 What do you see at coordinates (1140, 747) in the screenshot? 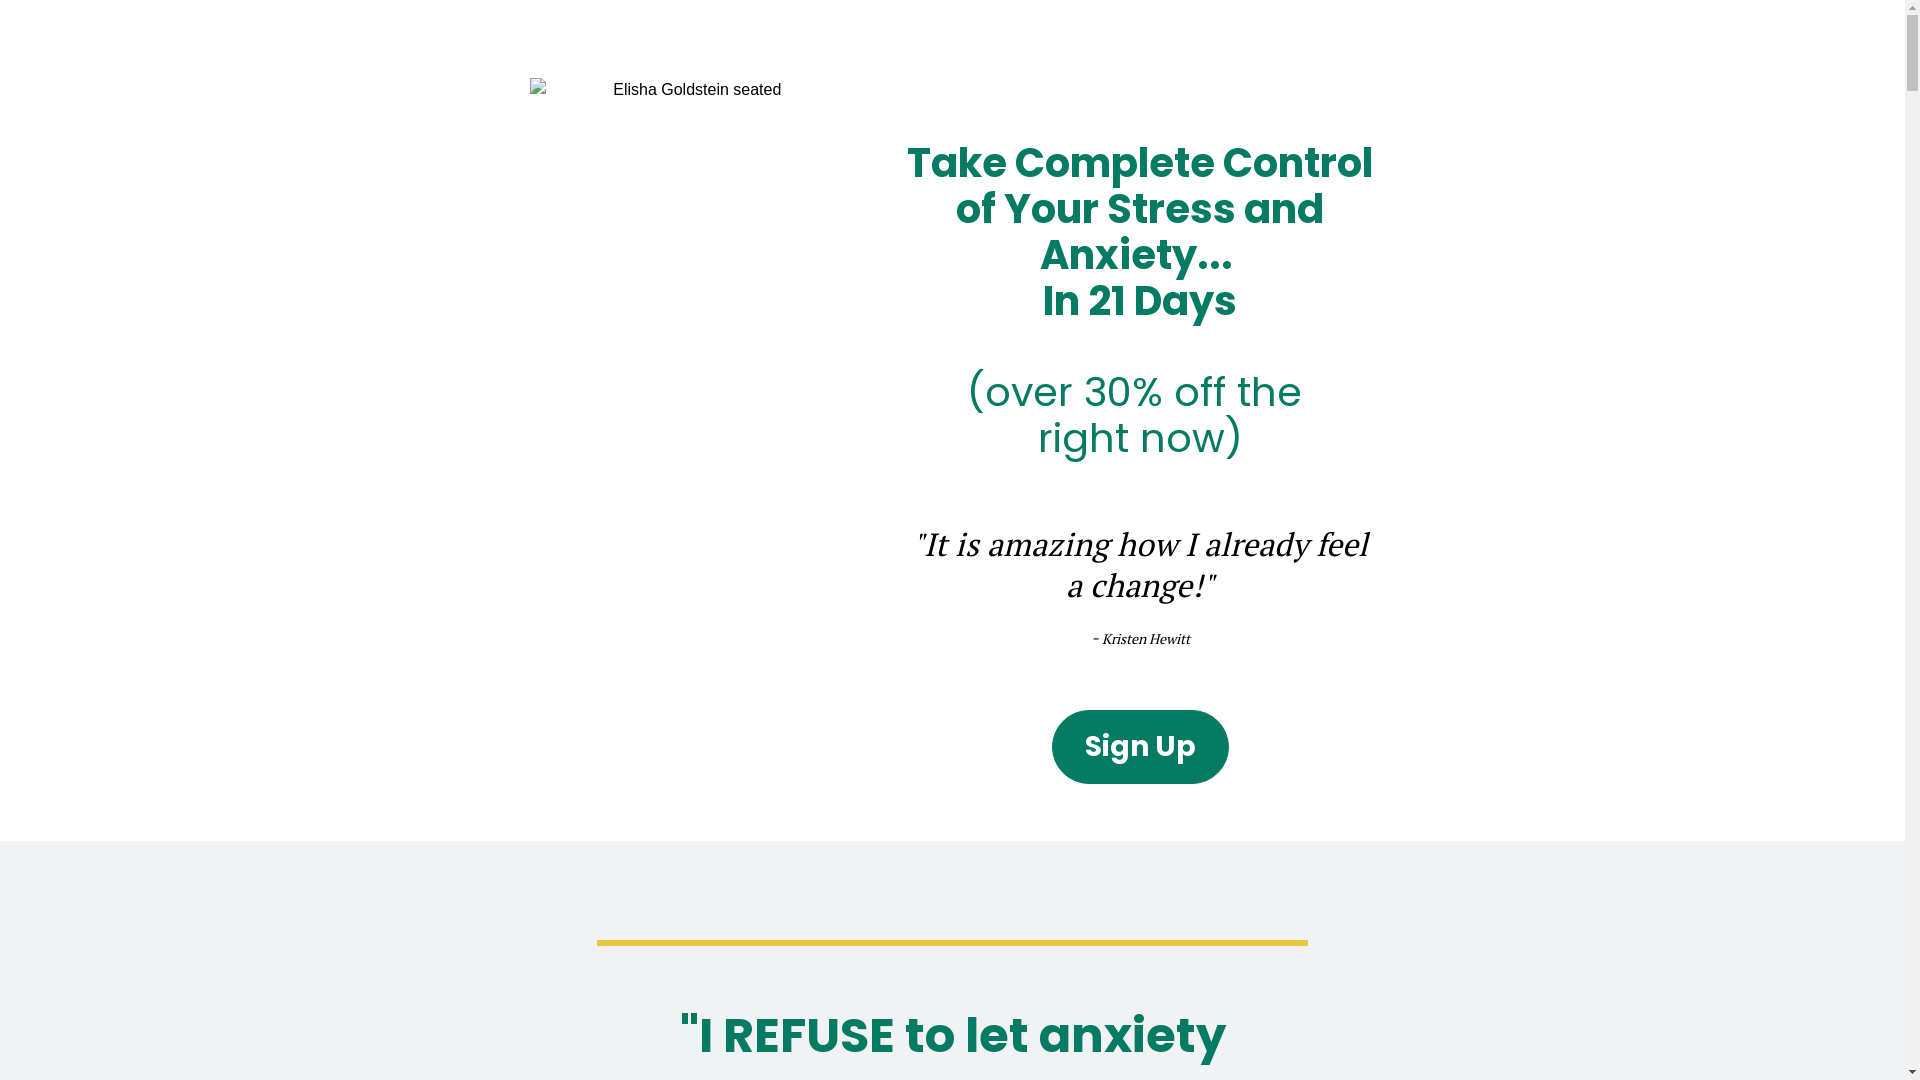
I see `'Sign Up'` at bounding box center [1140, 747].